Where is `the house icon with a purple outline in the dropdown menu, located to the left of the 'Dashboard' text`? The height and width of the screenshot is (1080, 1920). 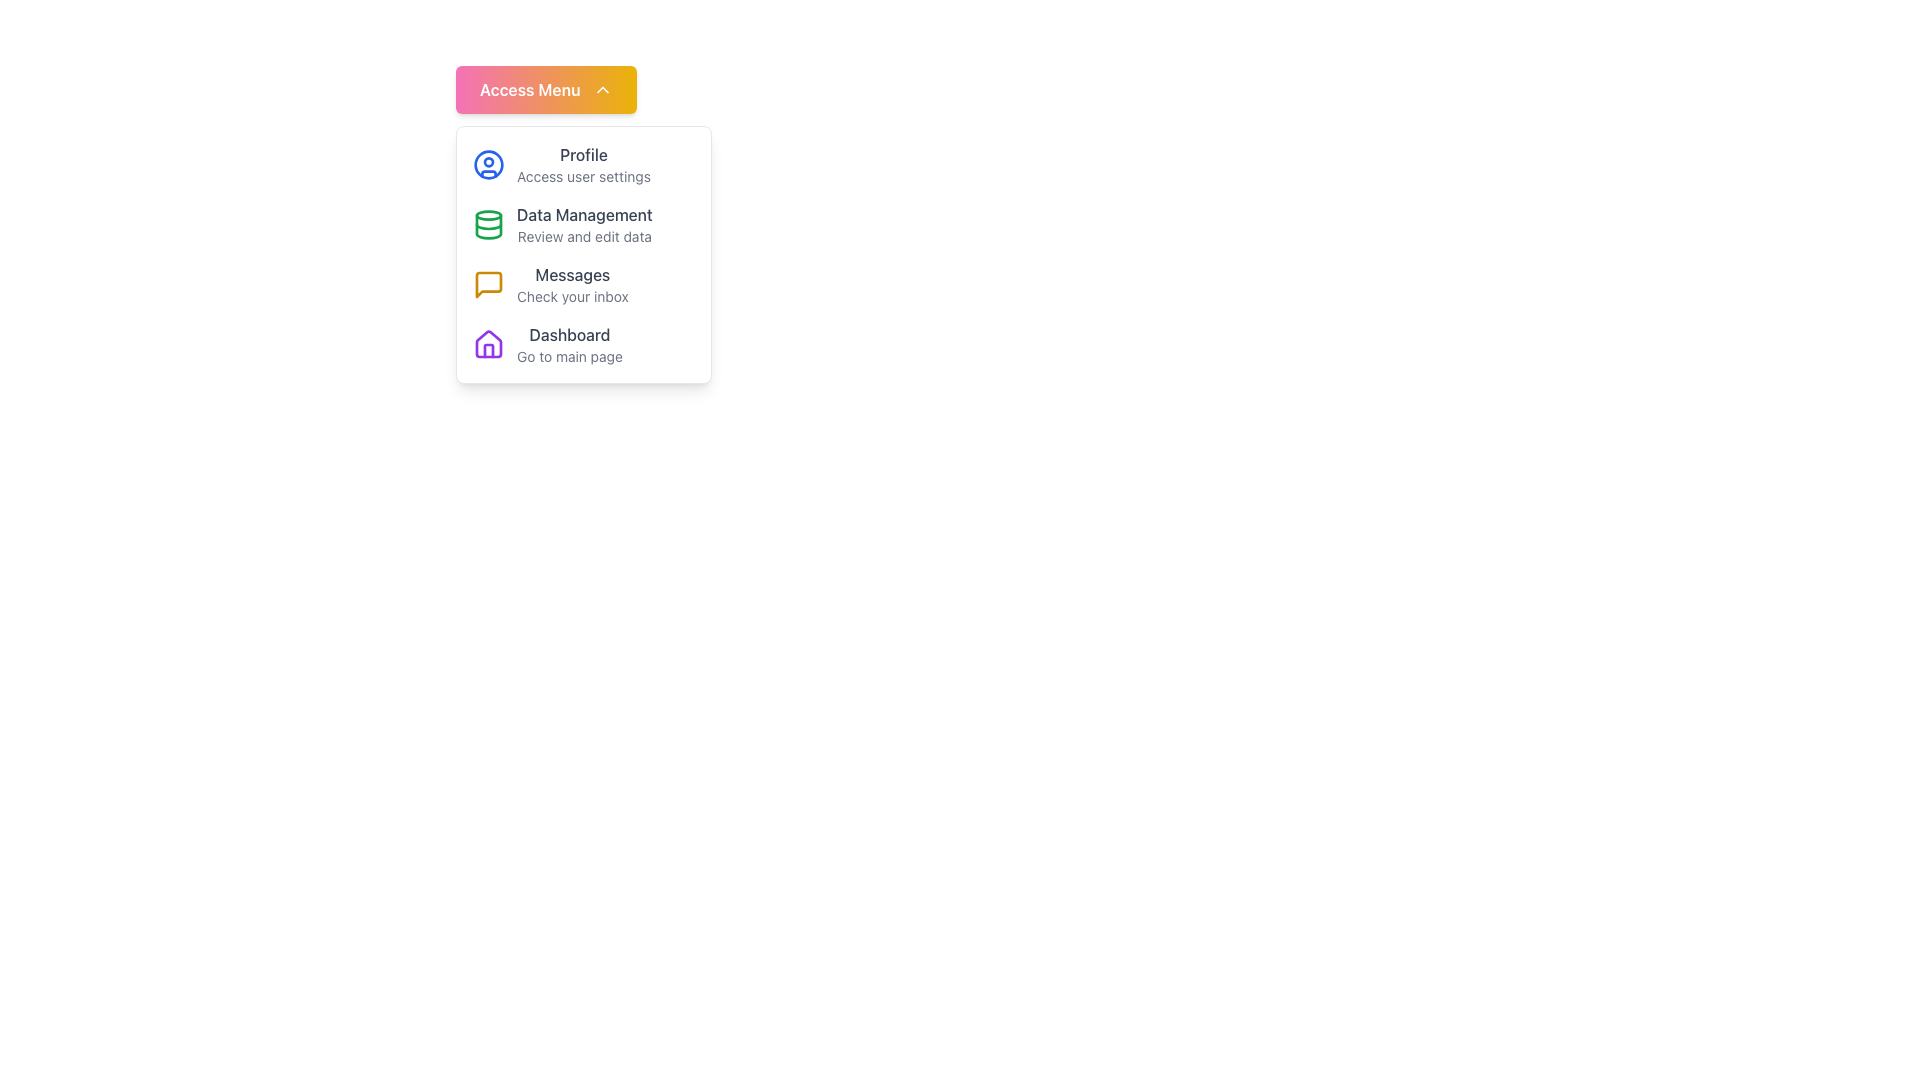 the house icon with a purple outline in the dropdown menu, located to the left of the 'Dashboard' text is located at coordinates (489, 343).